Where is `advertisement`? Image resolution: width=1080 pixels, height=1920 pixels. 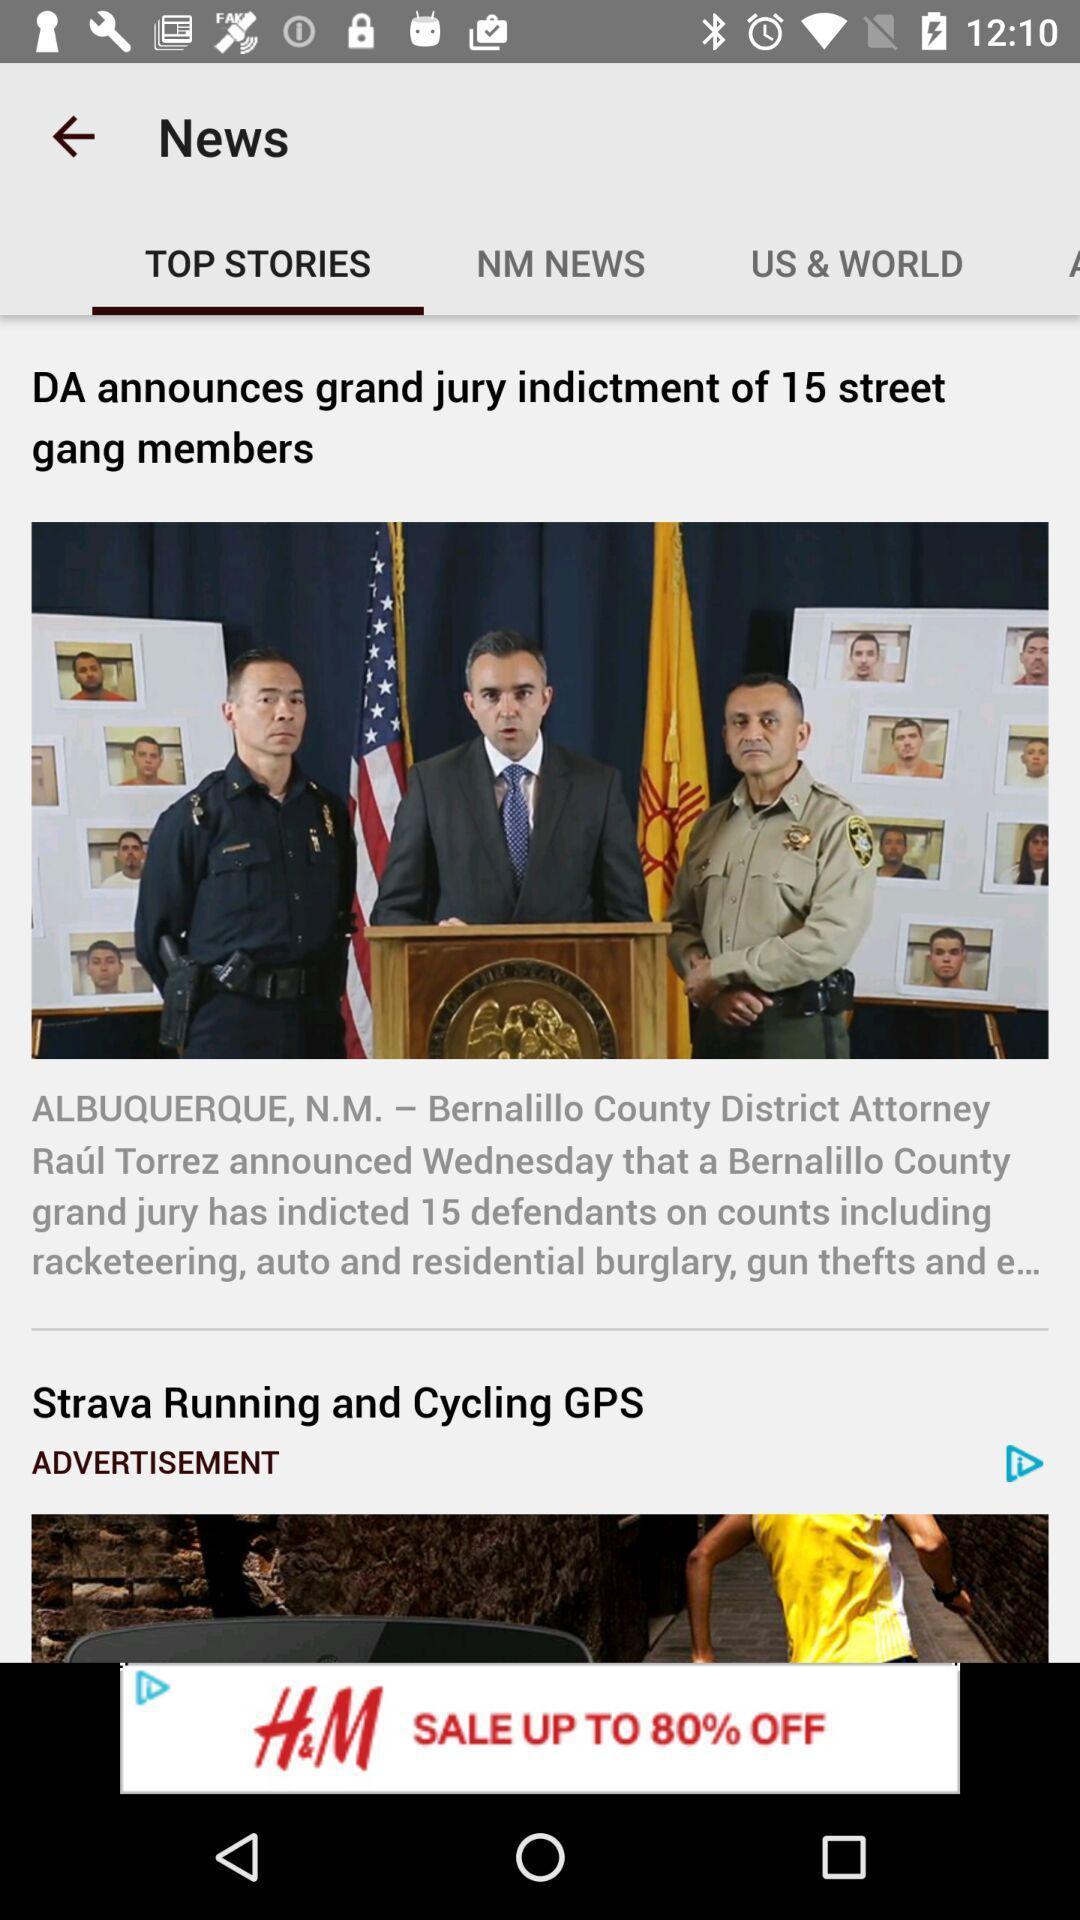 advertisement is located at coordinates (540, 1587).